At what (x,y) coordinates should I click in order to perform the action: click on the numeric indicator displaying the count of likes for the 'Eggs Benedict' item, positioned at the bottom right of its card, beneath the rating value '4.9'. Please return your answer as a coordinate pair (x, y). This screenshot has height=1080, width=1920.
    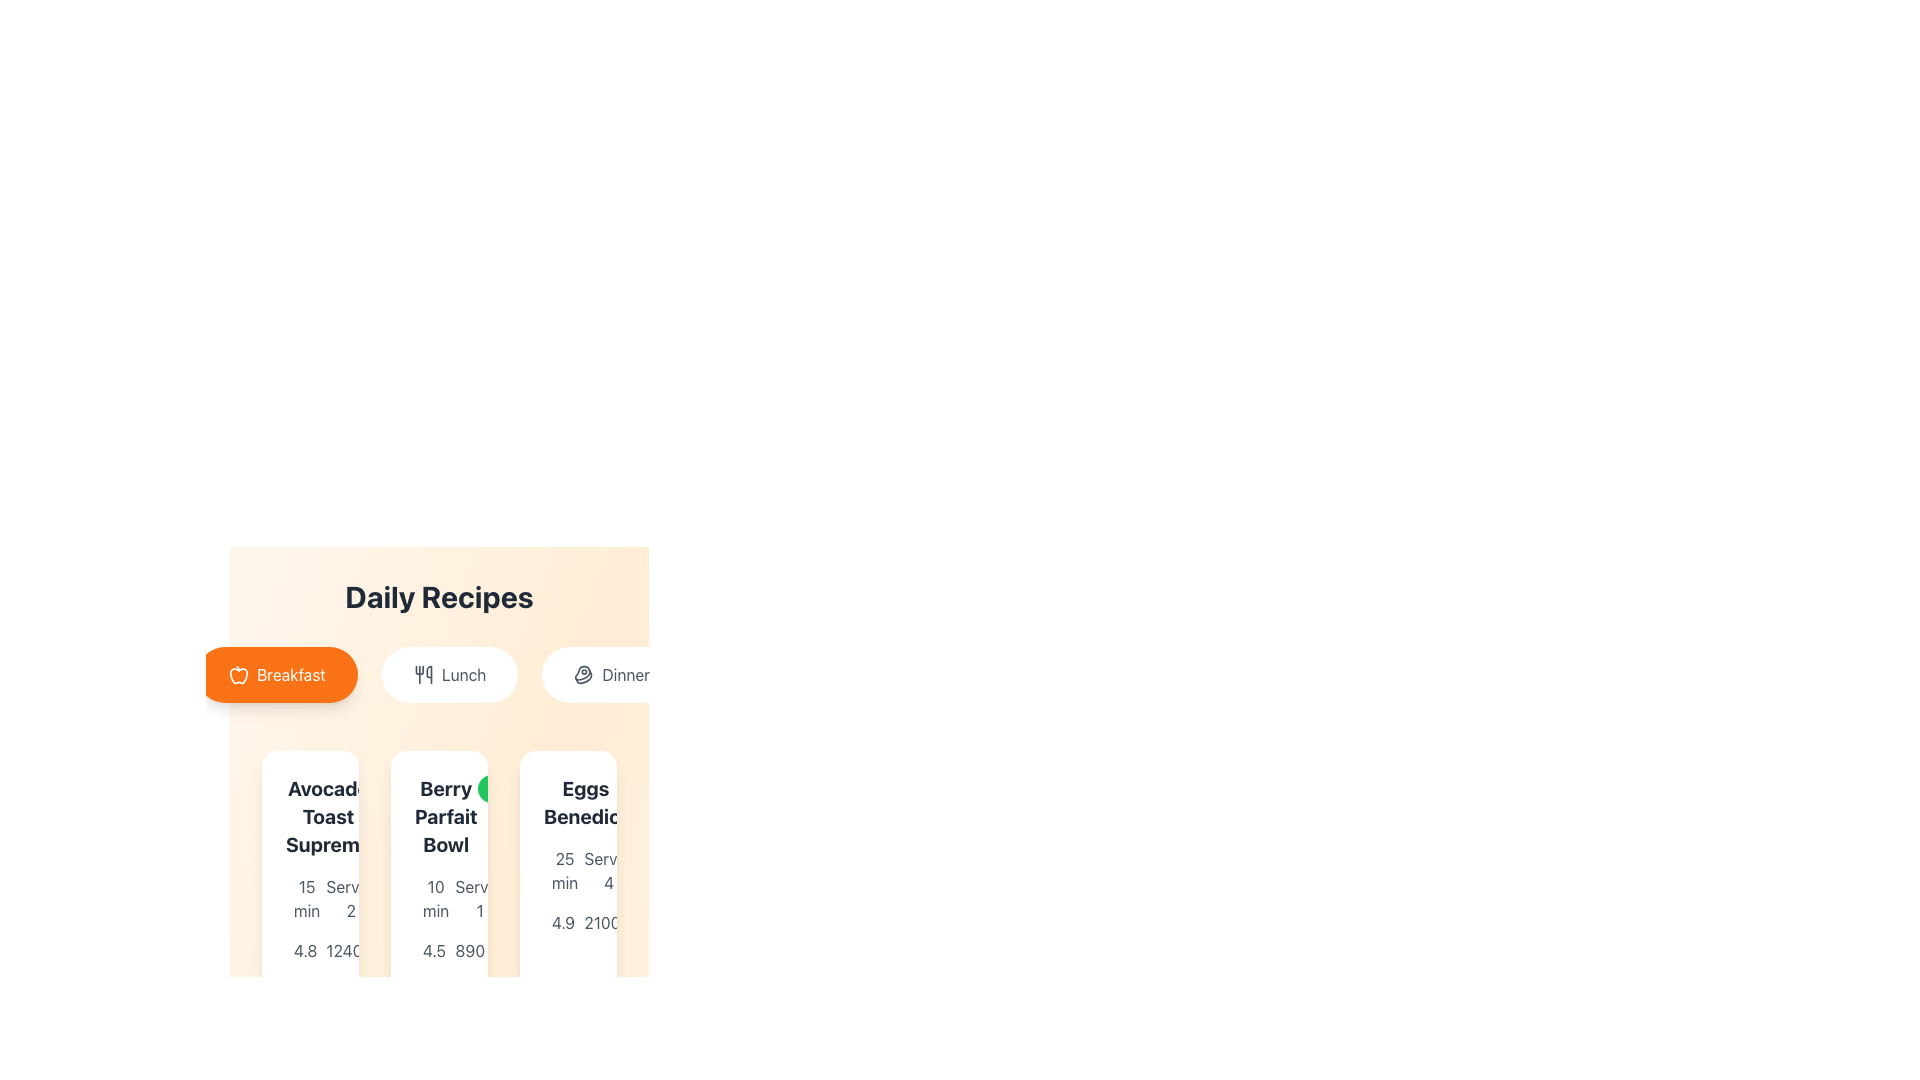
    Looking at the image, I should click on (583, 922).